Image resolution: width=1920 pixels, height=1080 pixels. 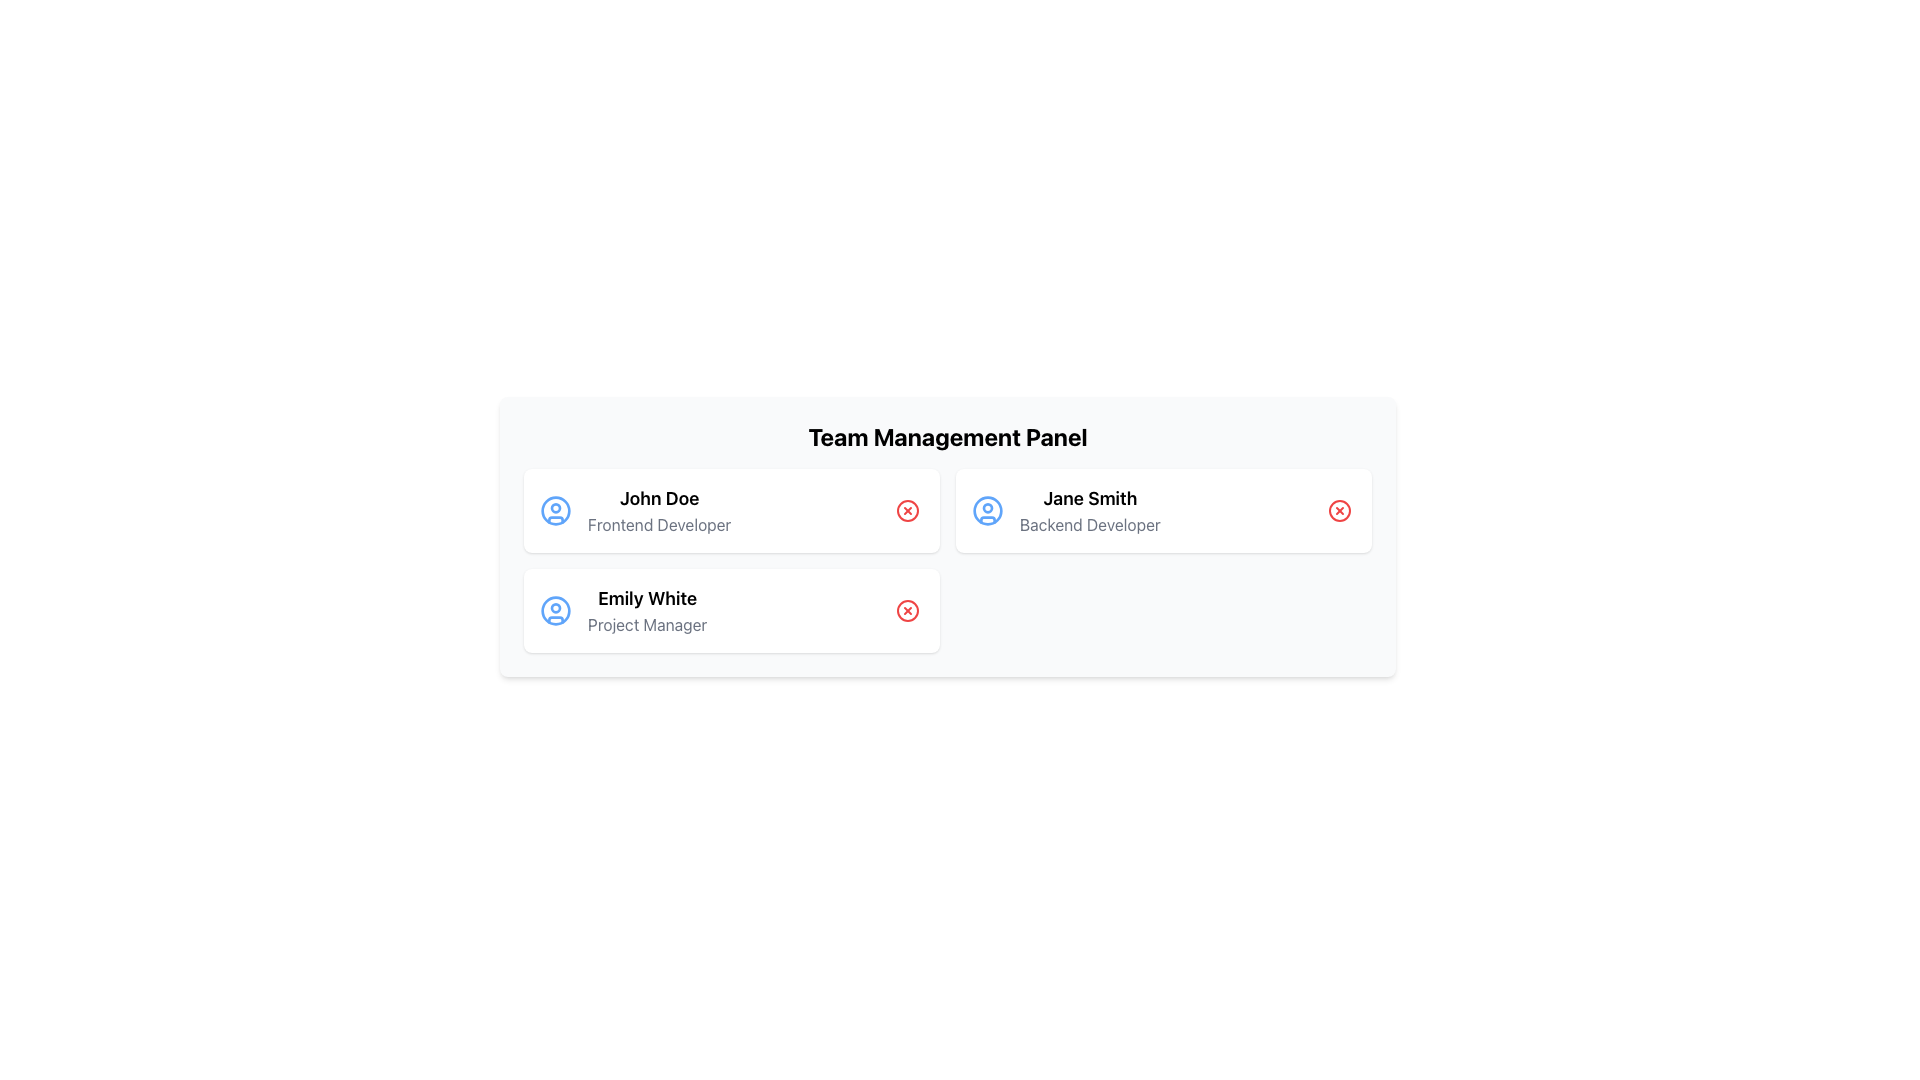 What do you see at coordinates (622, 609) in the screenshot?
I see `the Profile Information Display containing the name 'Emily White' and title 'Project Manager'` at bounding box center [622, 609].